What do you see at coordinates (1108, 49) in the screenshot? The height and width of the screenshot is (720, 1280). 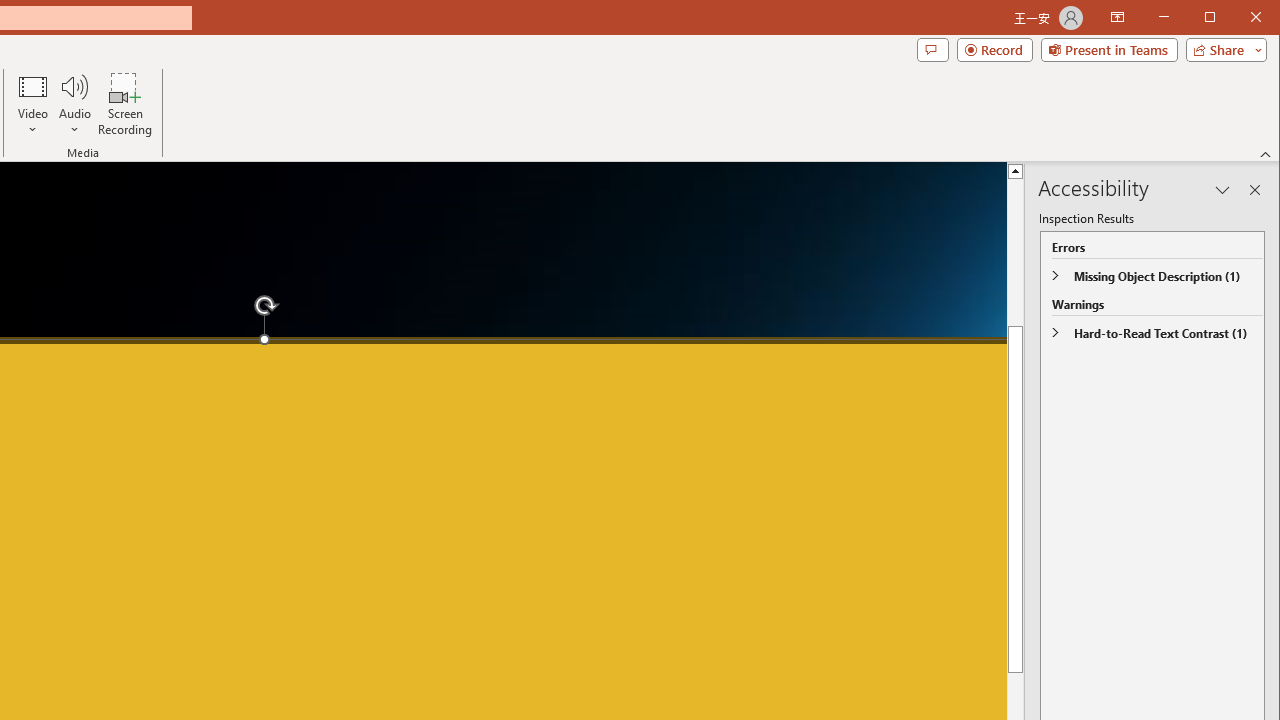 I see `'Present in Teams'` at bounding box center [1108, 49].